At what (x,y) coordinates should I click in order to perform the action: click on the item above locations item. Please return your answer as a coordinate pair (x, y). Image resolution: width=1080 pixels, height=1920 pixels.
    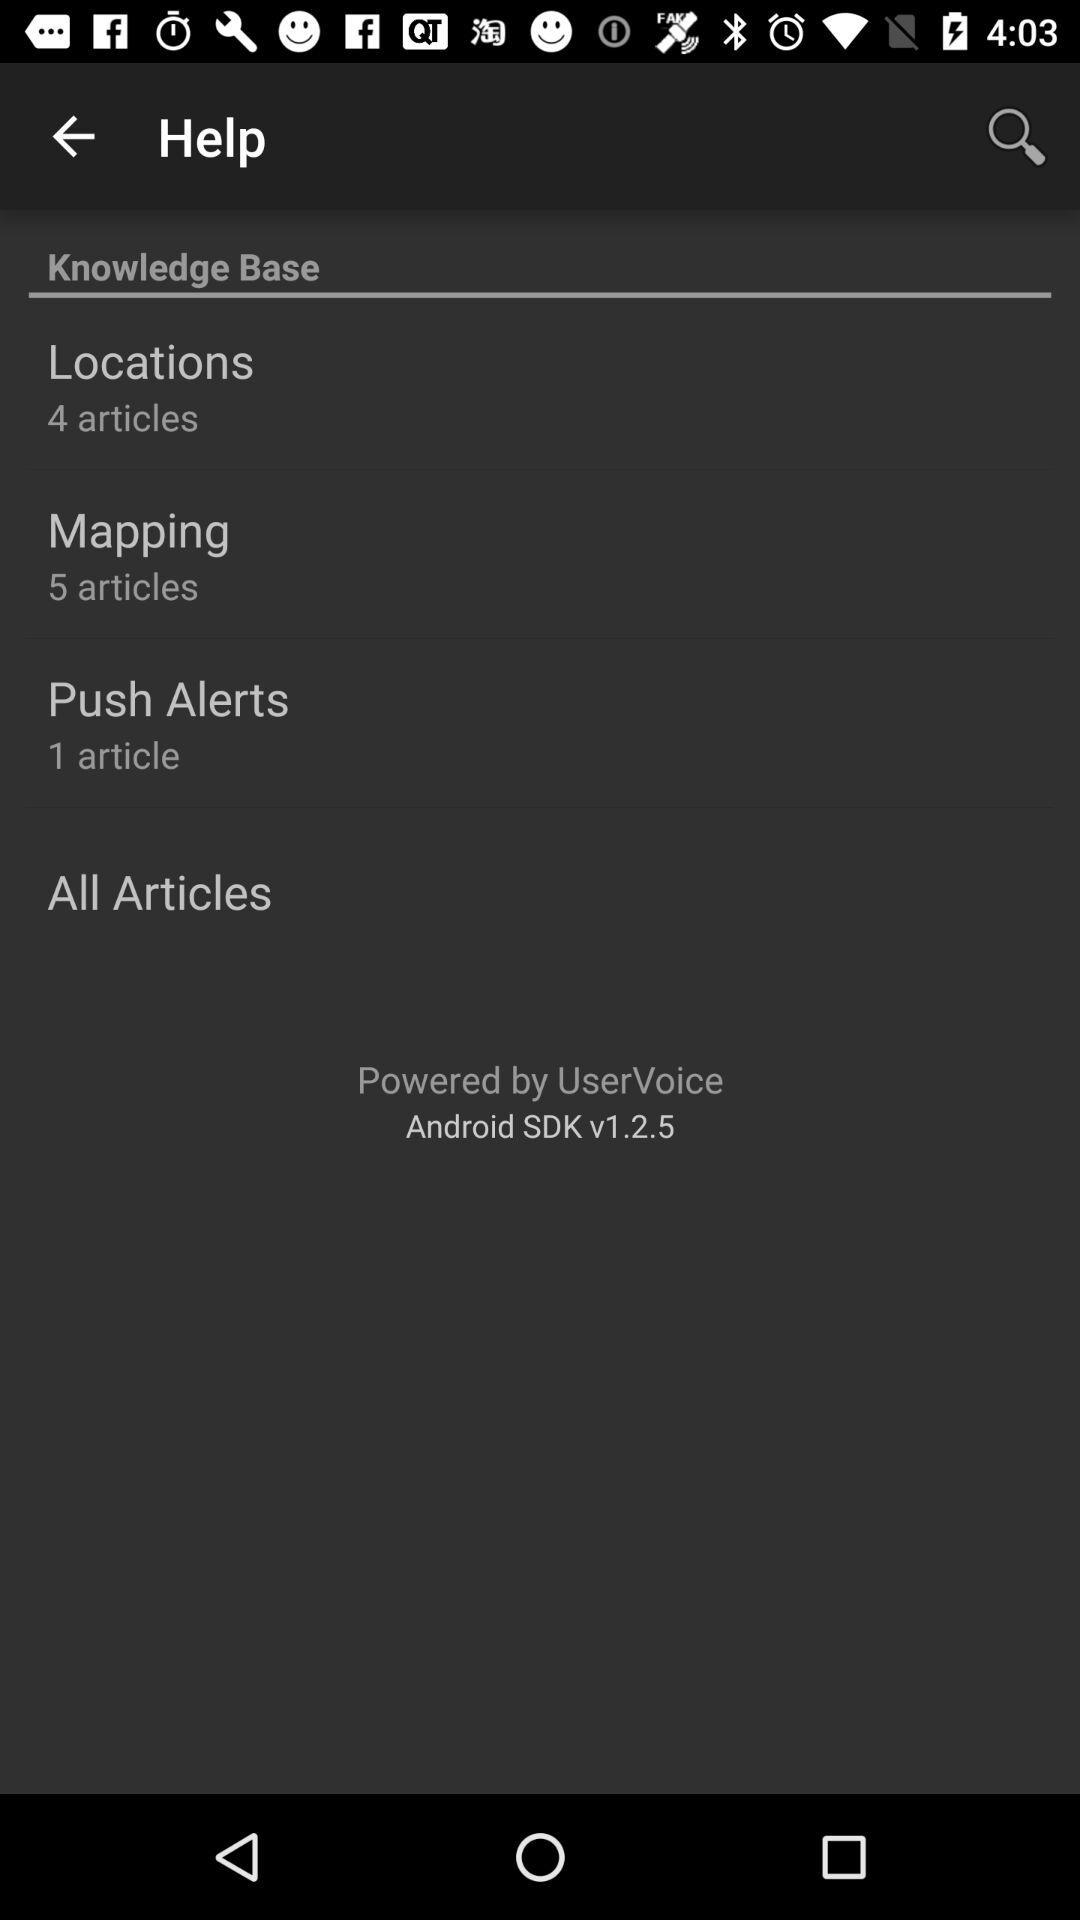
    Looking at the image, I should click on (540, 254).